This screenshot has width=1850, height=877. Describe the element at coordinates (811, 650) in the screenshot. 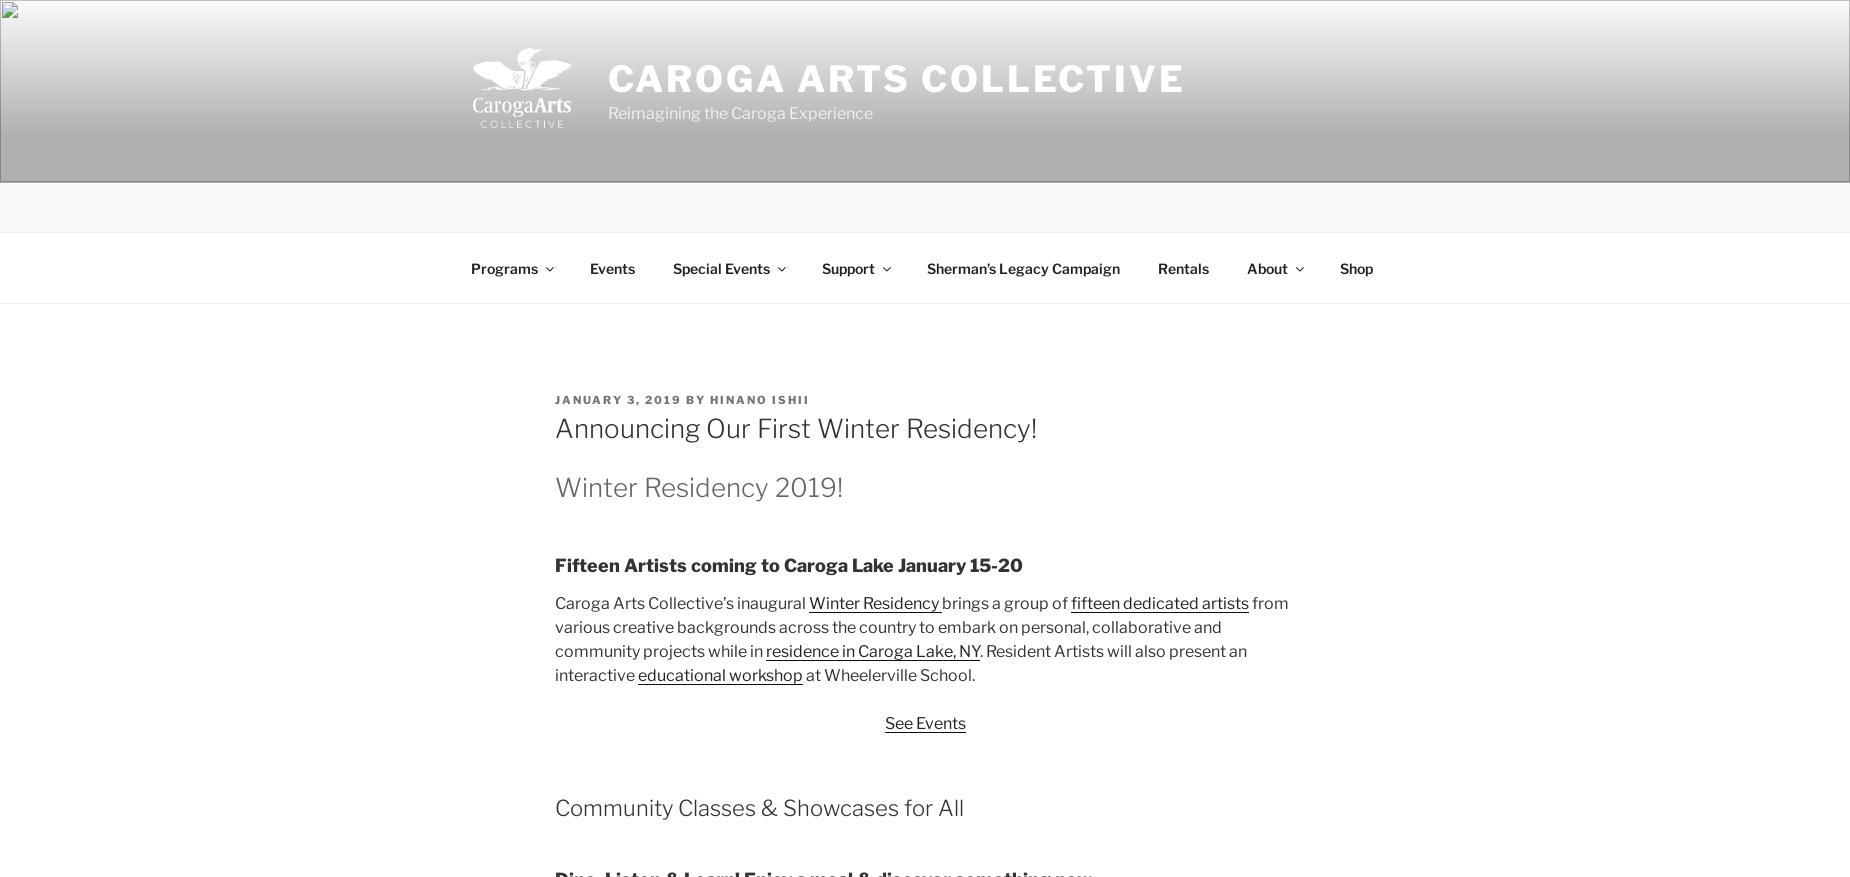

I see `'residence in'` at that location.